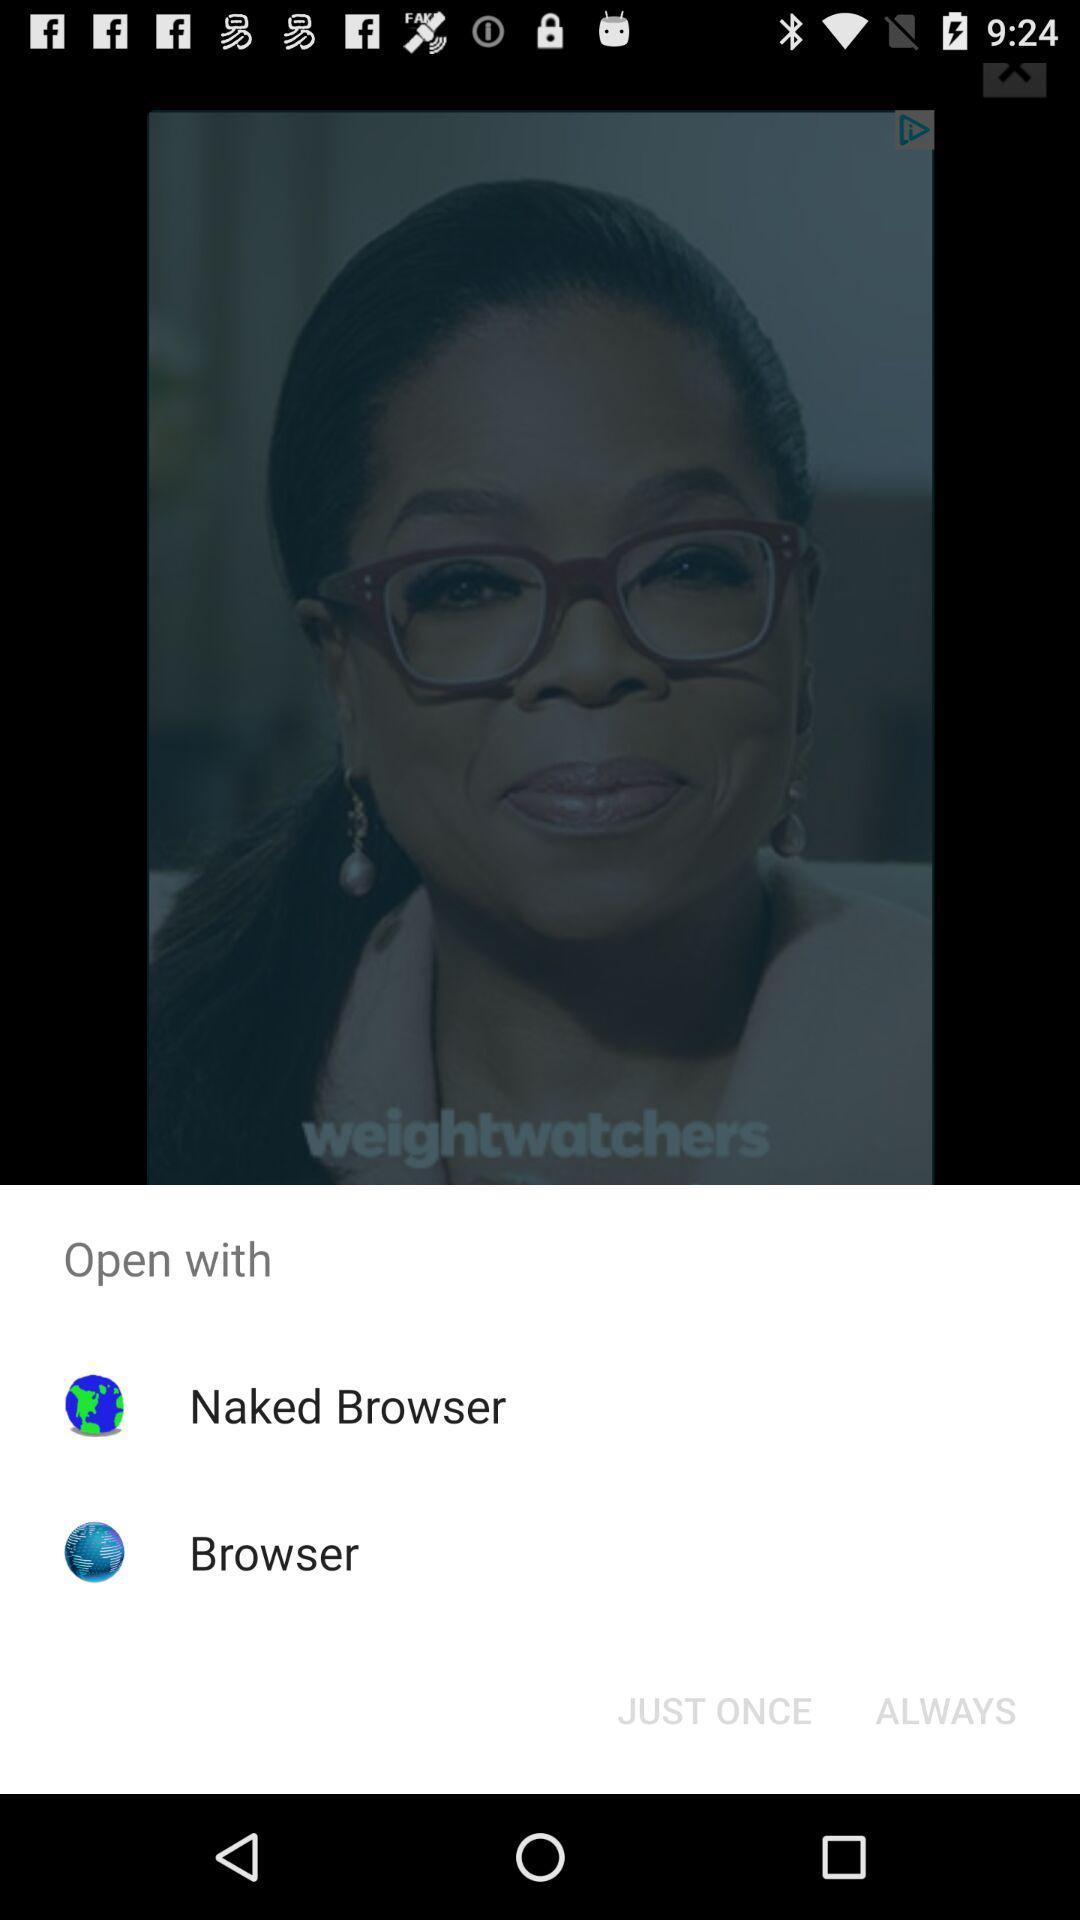 The width and height of the screenshot is (1080, 1920). Describe the element at coordinates (945, 1708) in the screenshot. I see `item next to the just once button` at that location.